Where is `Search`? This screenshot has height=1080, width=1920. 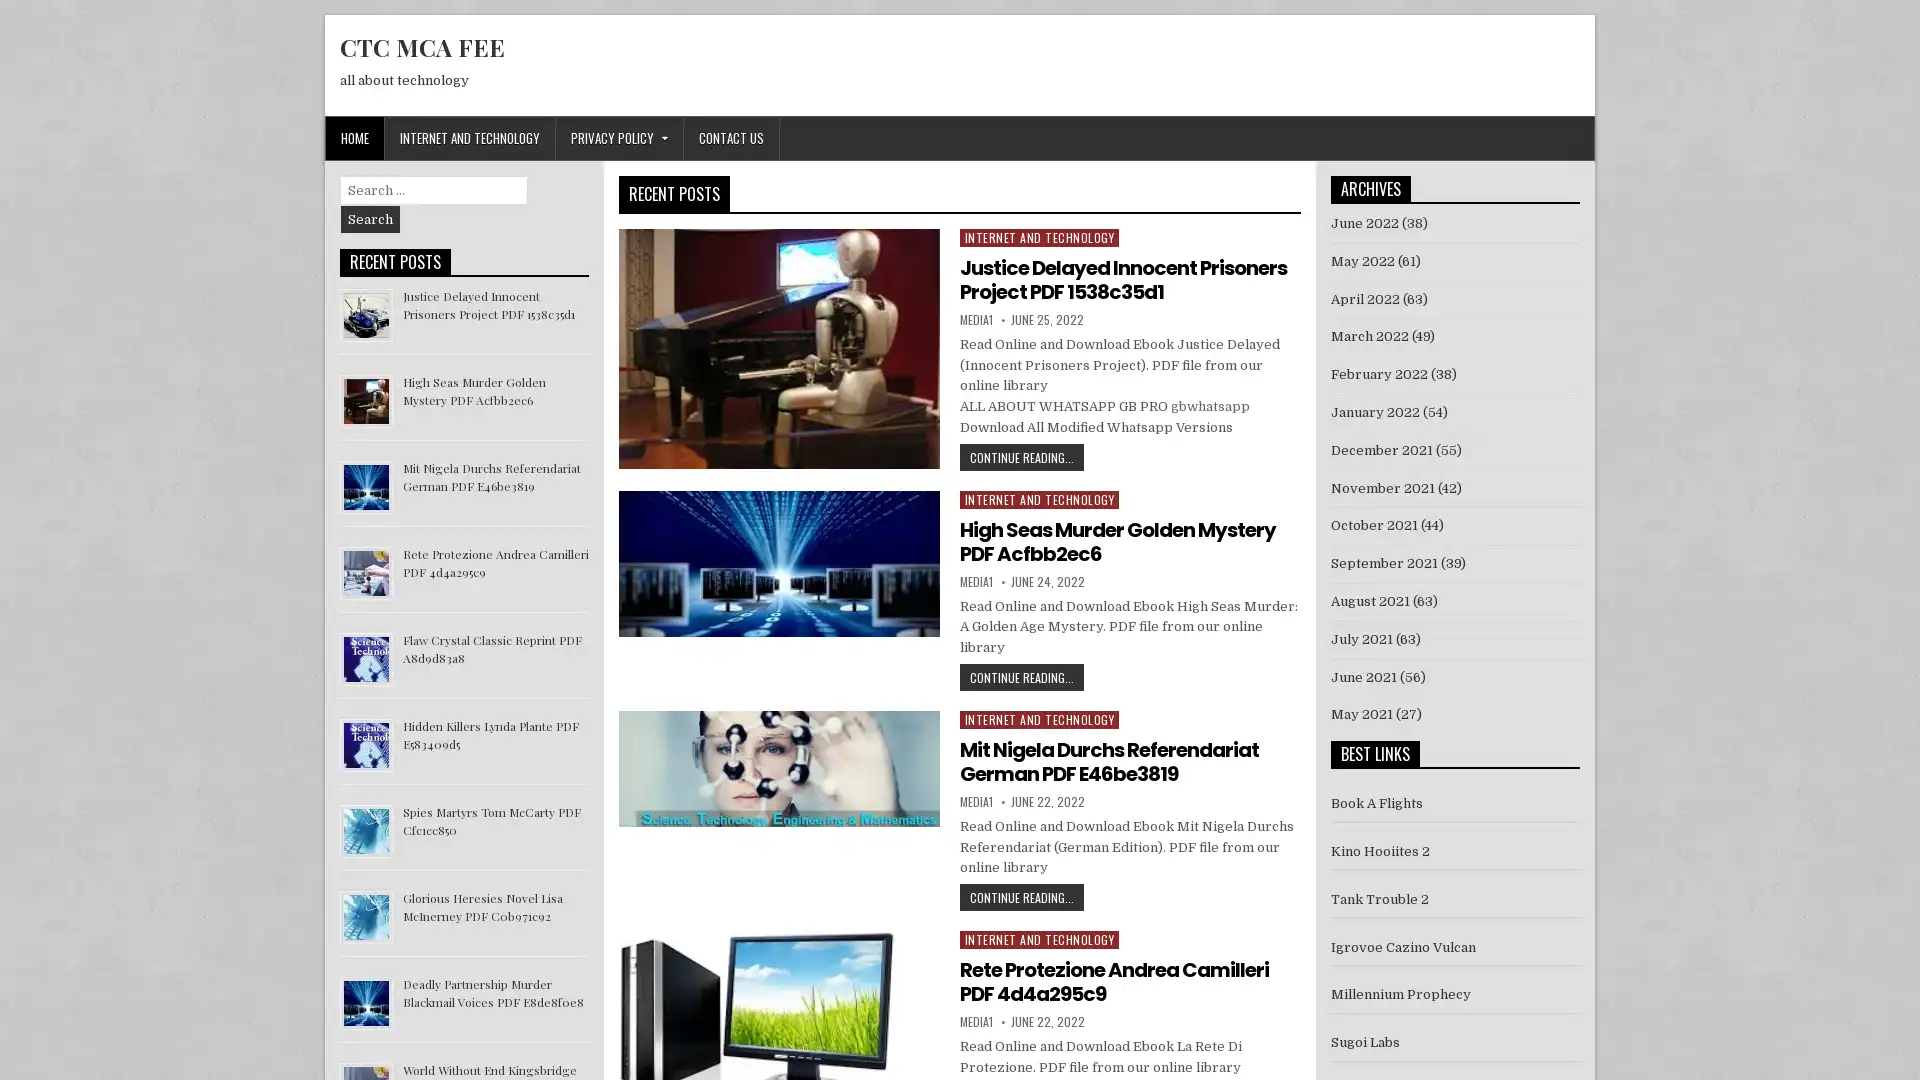 Search is located at coordinates (370, 219).